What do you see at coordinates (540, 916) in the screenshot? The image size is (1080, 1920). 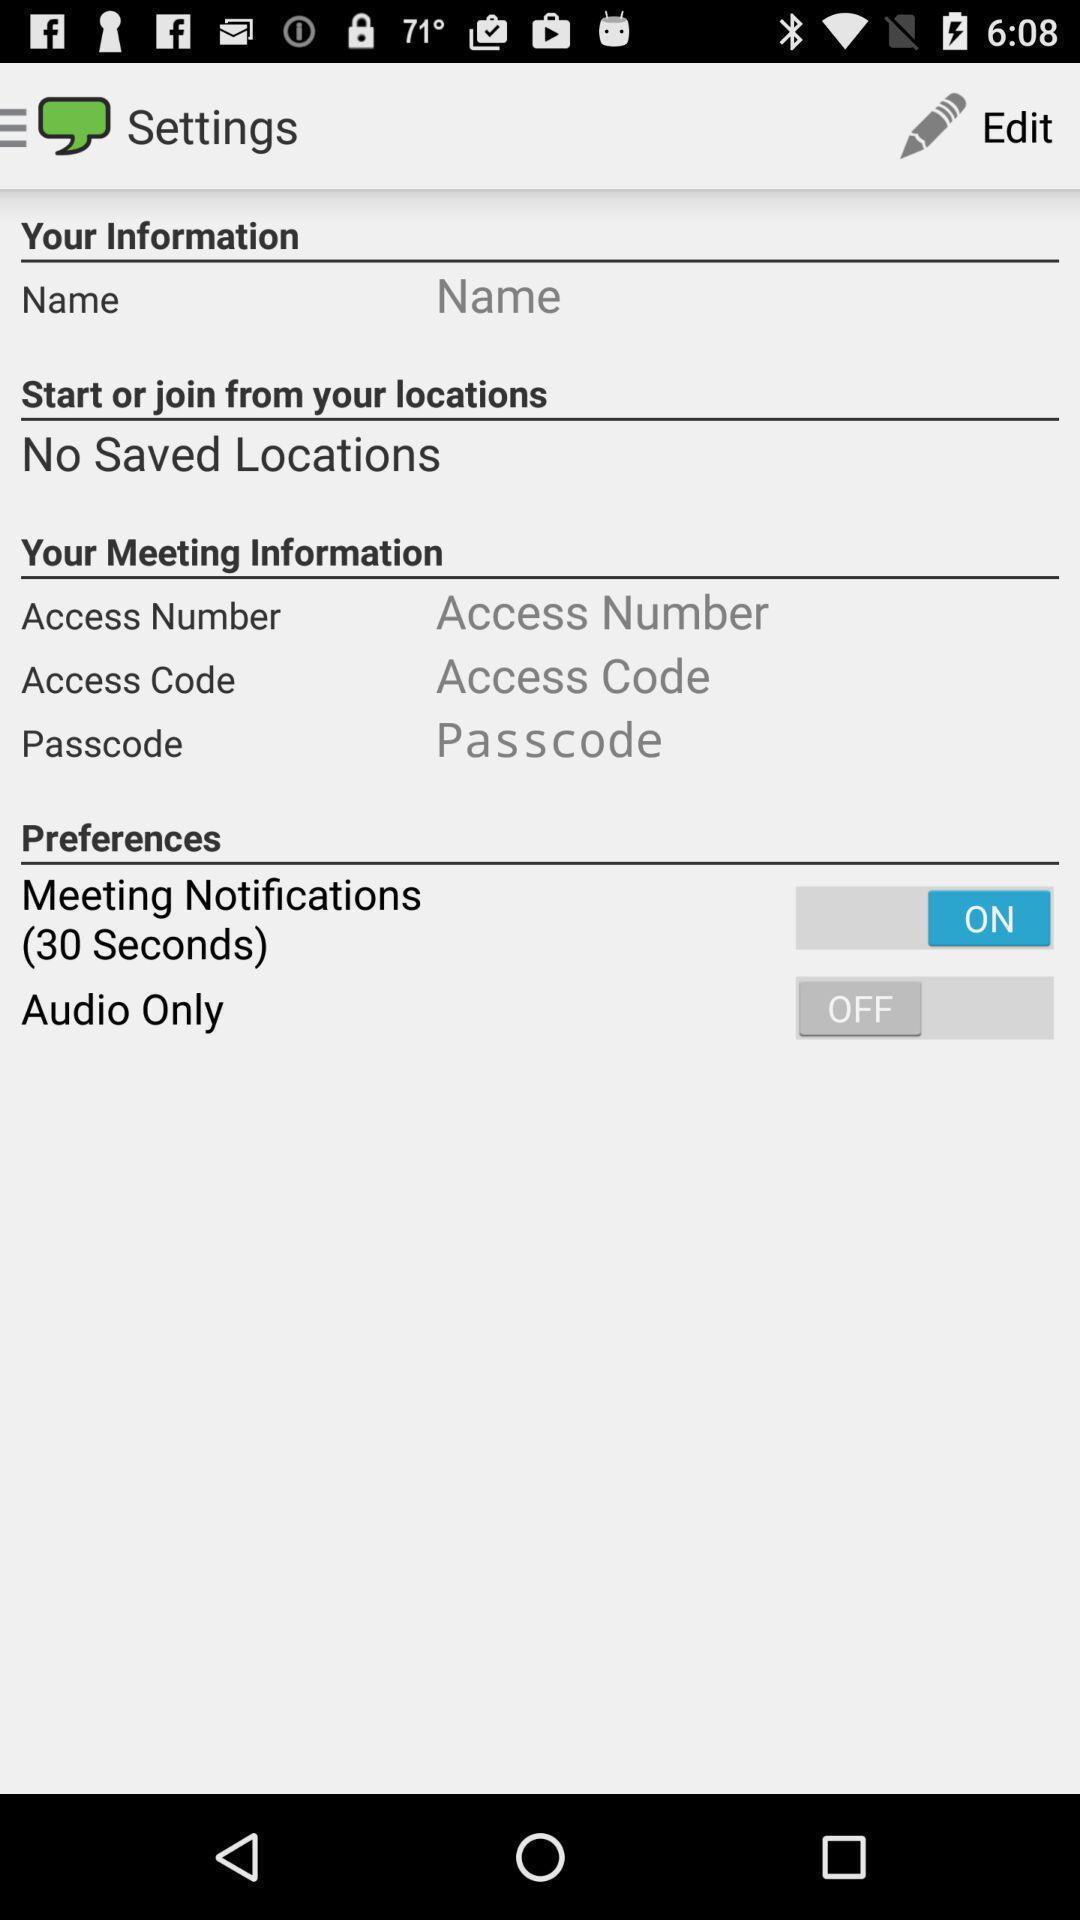 I see `icon above audio only icon` at bounding box center [540, 916].